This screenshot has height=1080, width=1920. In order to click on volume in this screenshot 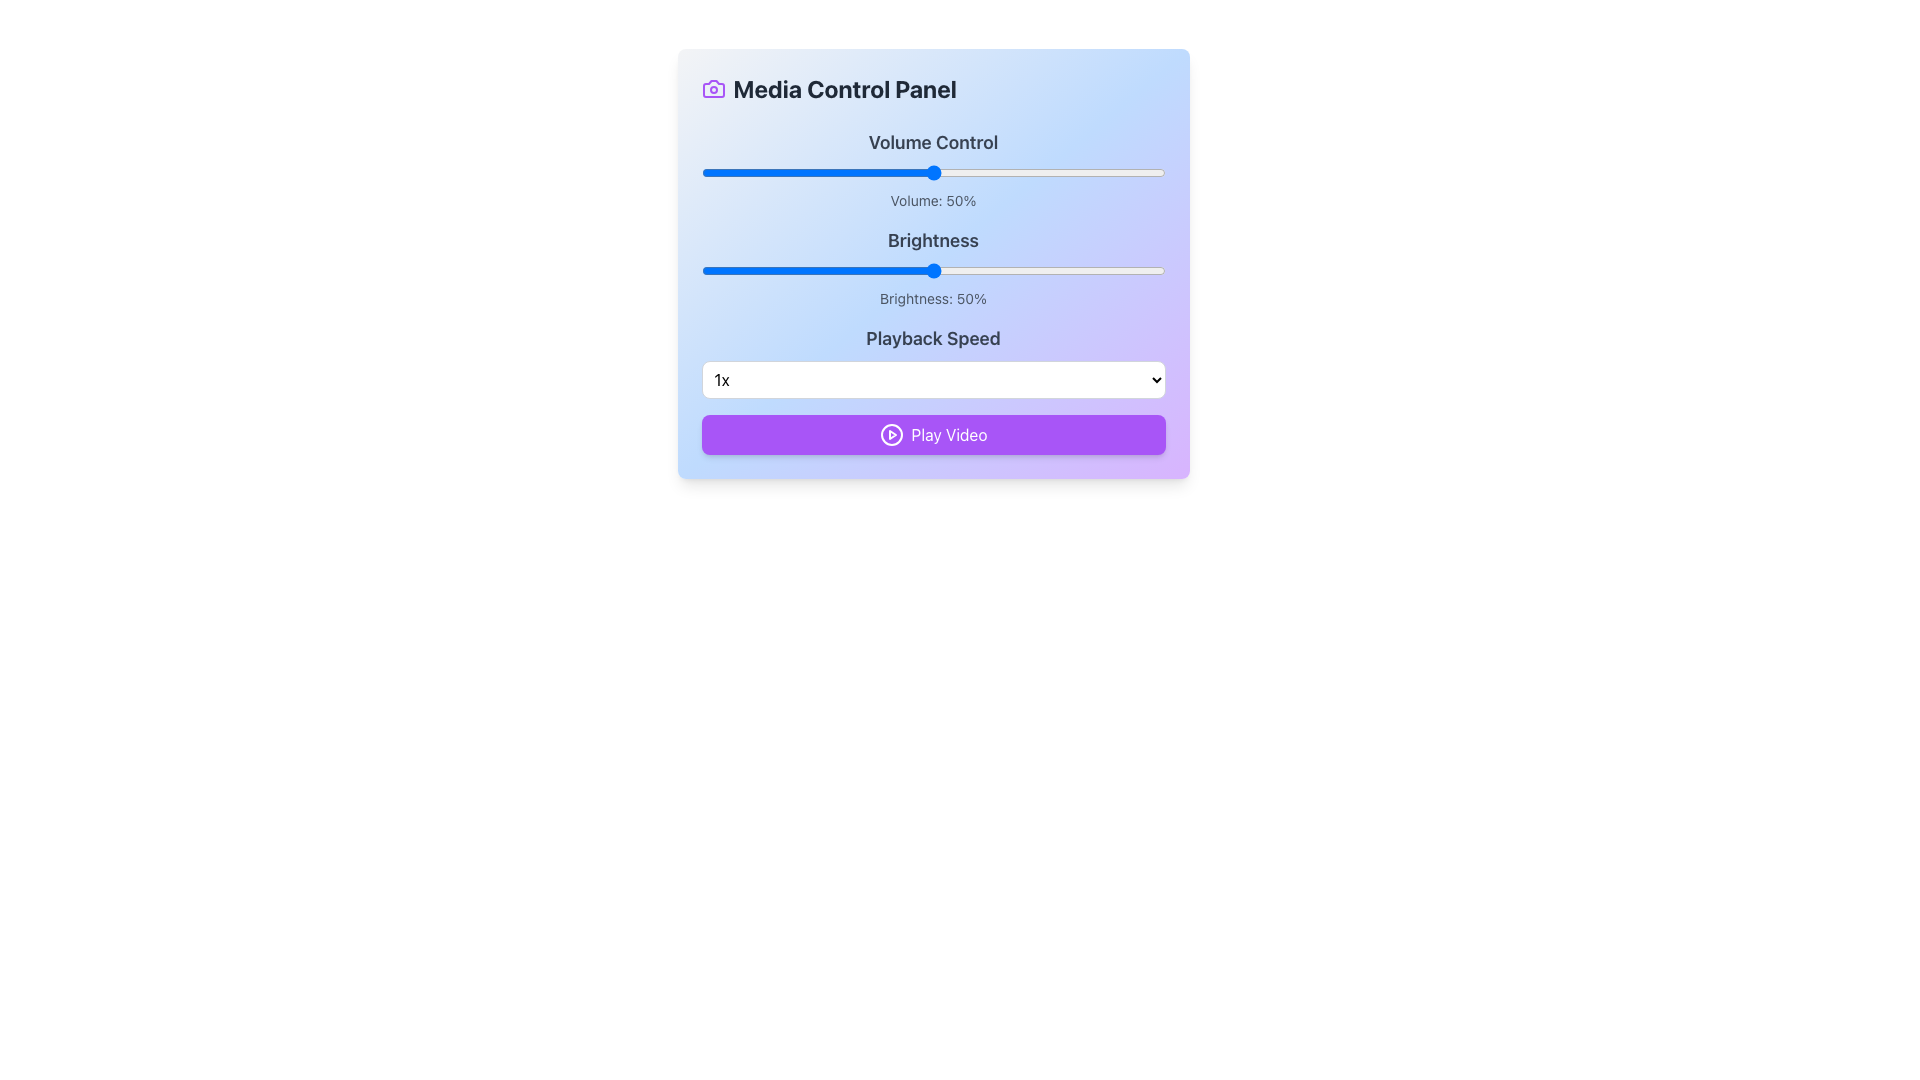, I will do `click(1057, 172)`.